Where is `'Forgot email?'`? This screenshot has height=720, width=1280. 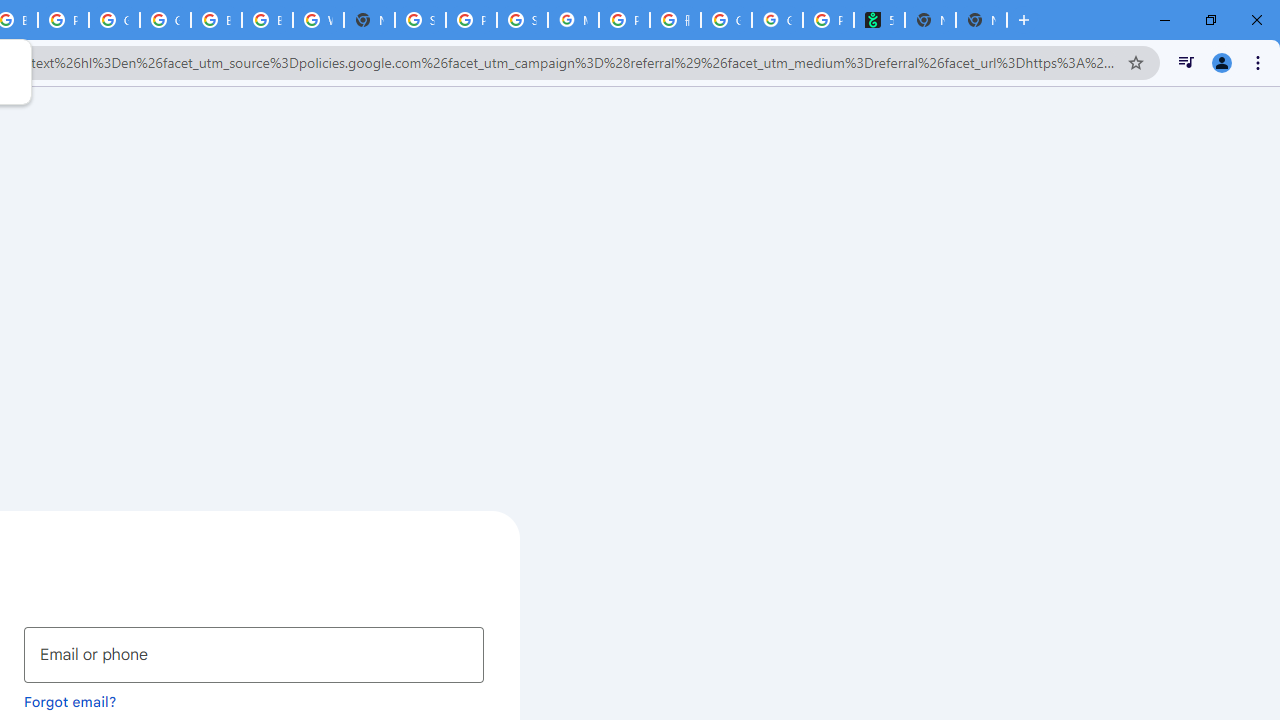 'Forgot email?' is located at coordinates (70, 700).